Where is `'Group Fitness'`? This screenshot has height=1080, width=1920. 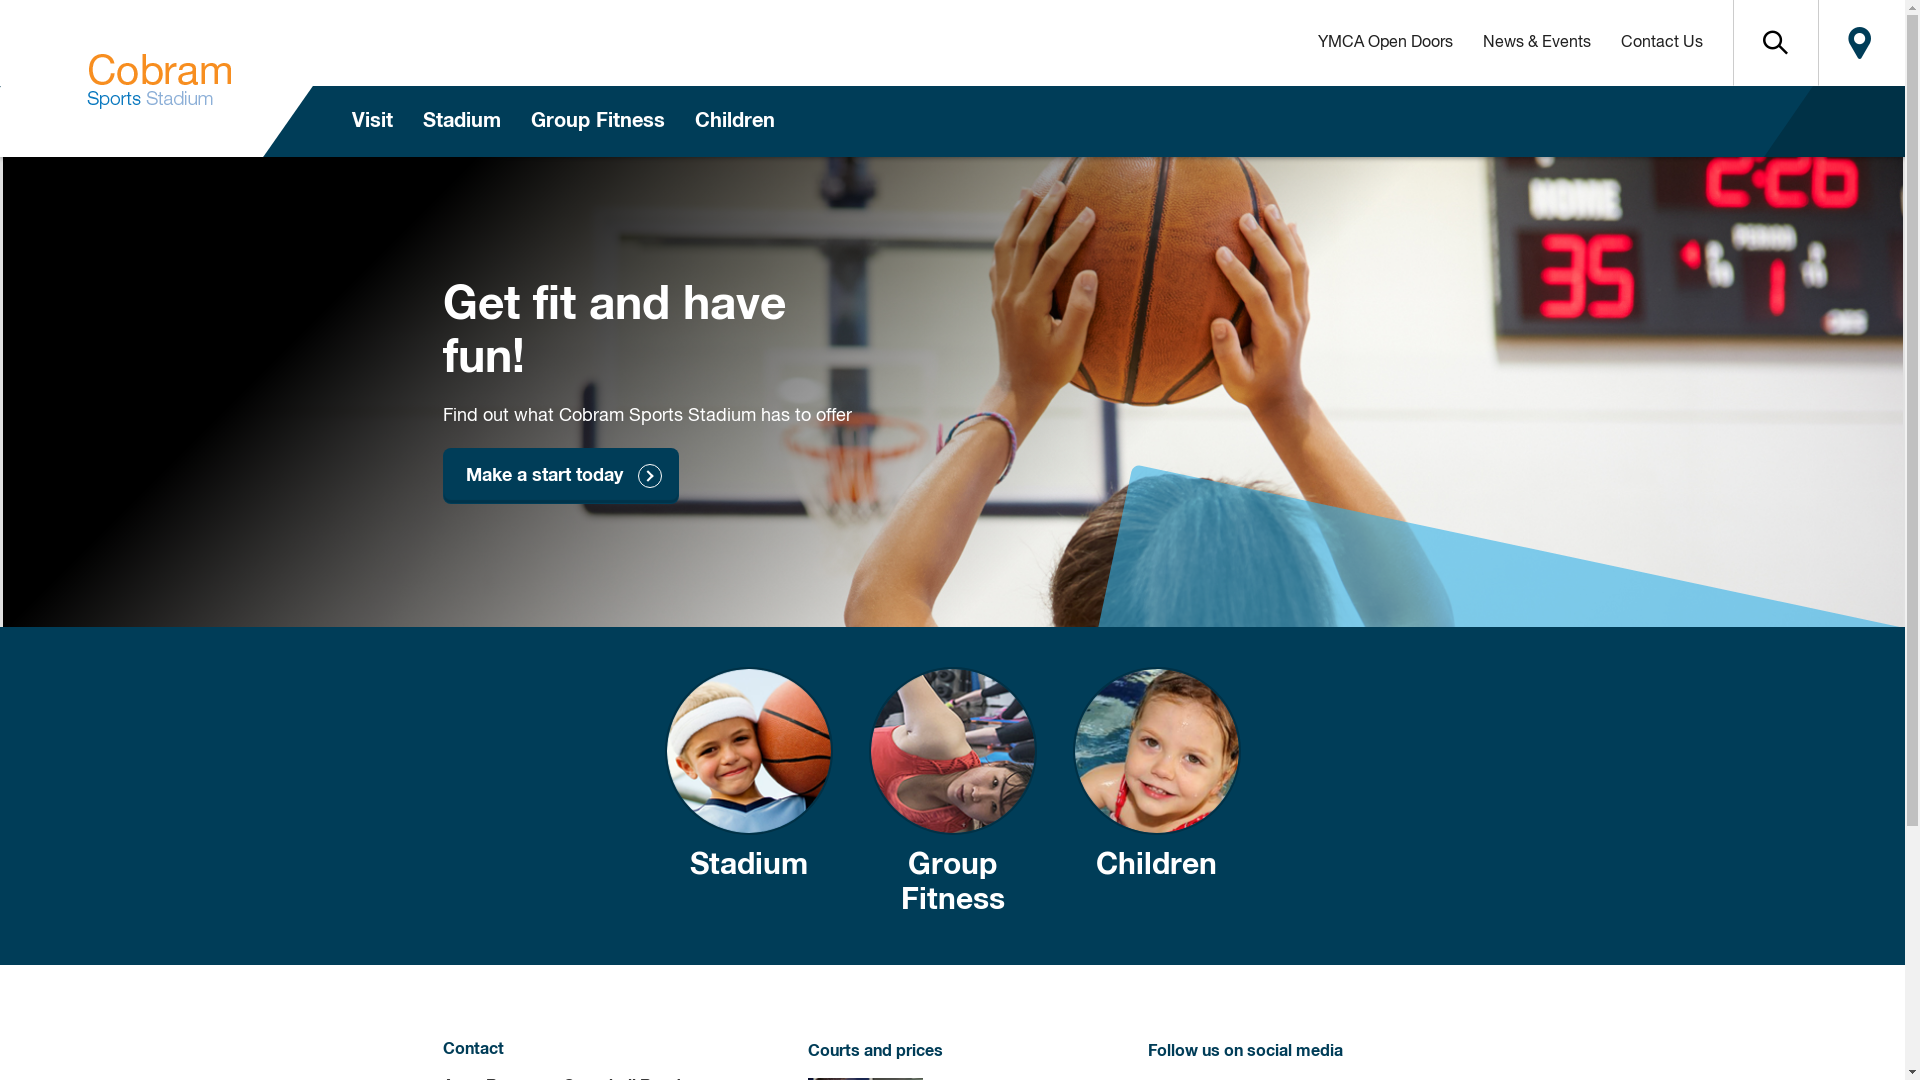
'Group Fitness' is located at coordinates (950, 794).